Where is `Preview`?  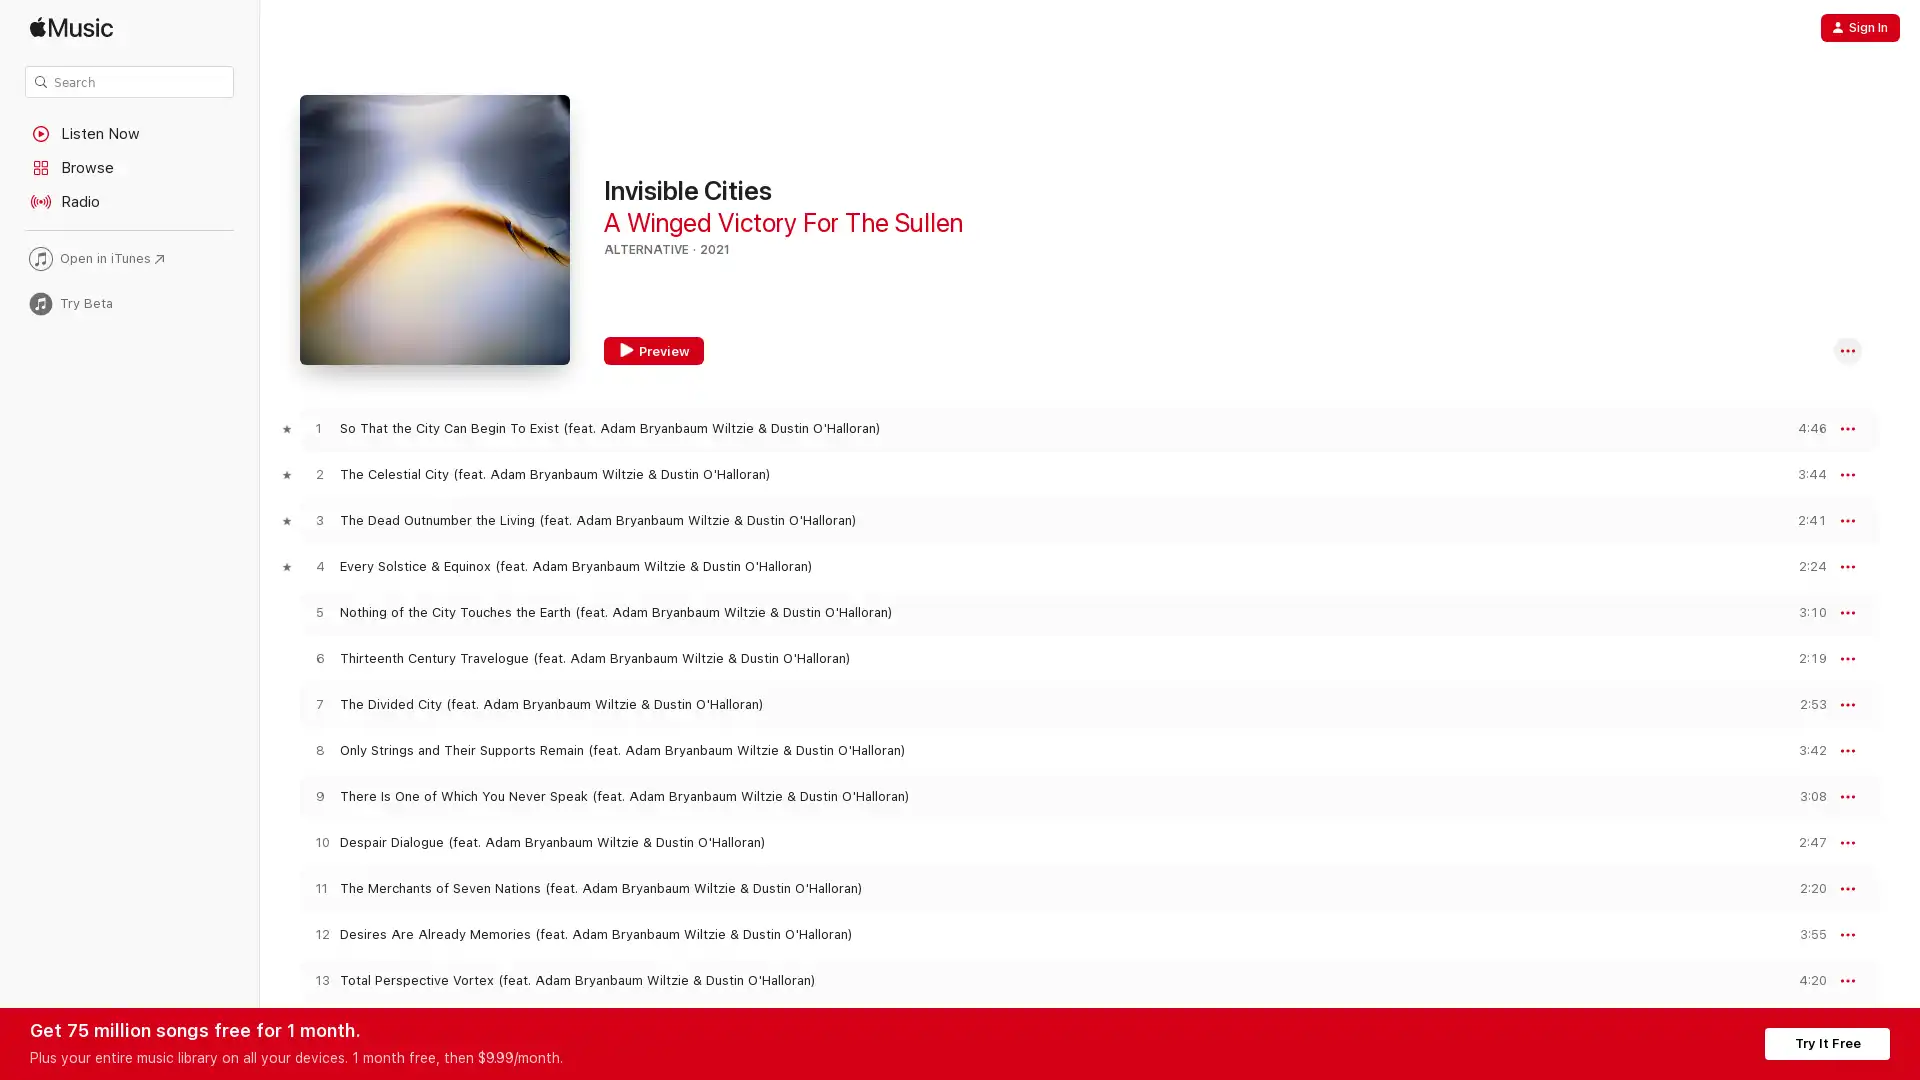 Preview is located at coordinates (1804, 703).